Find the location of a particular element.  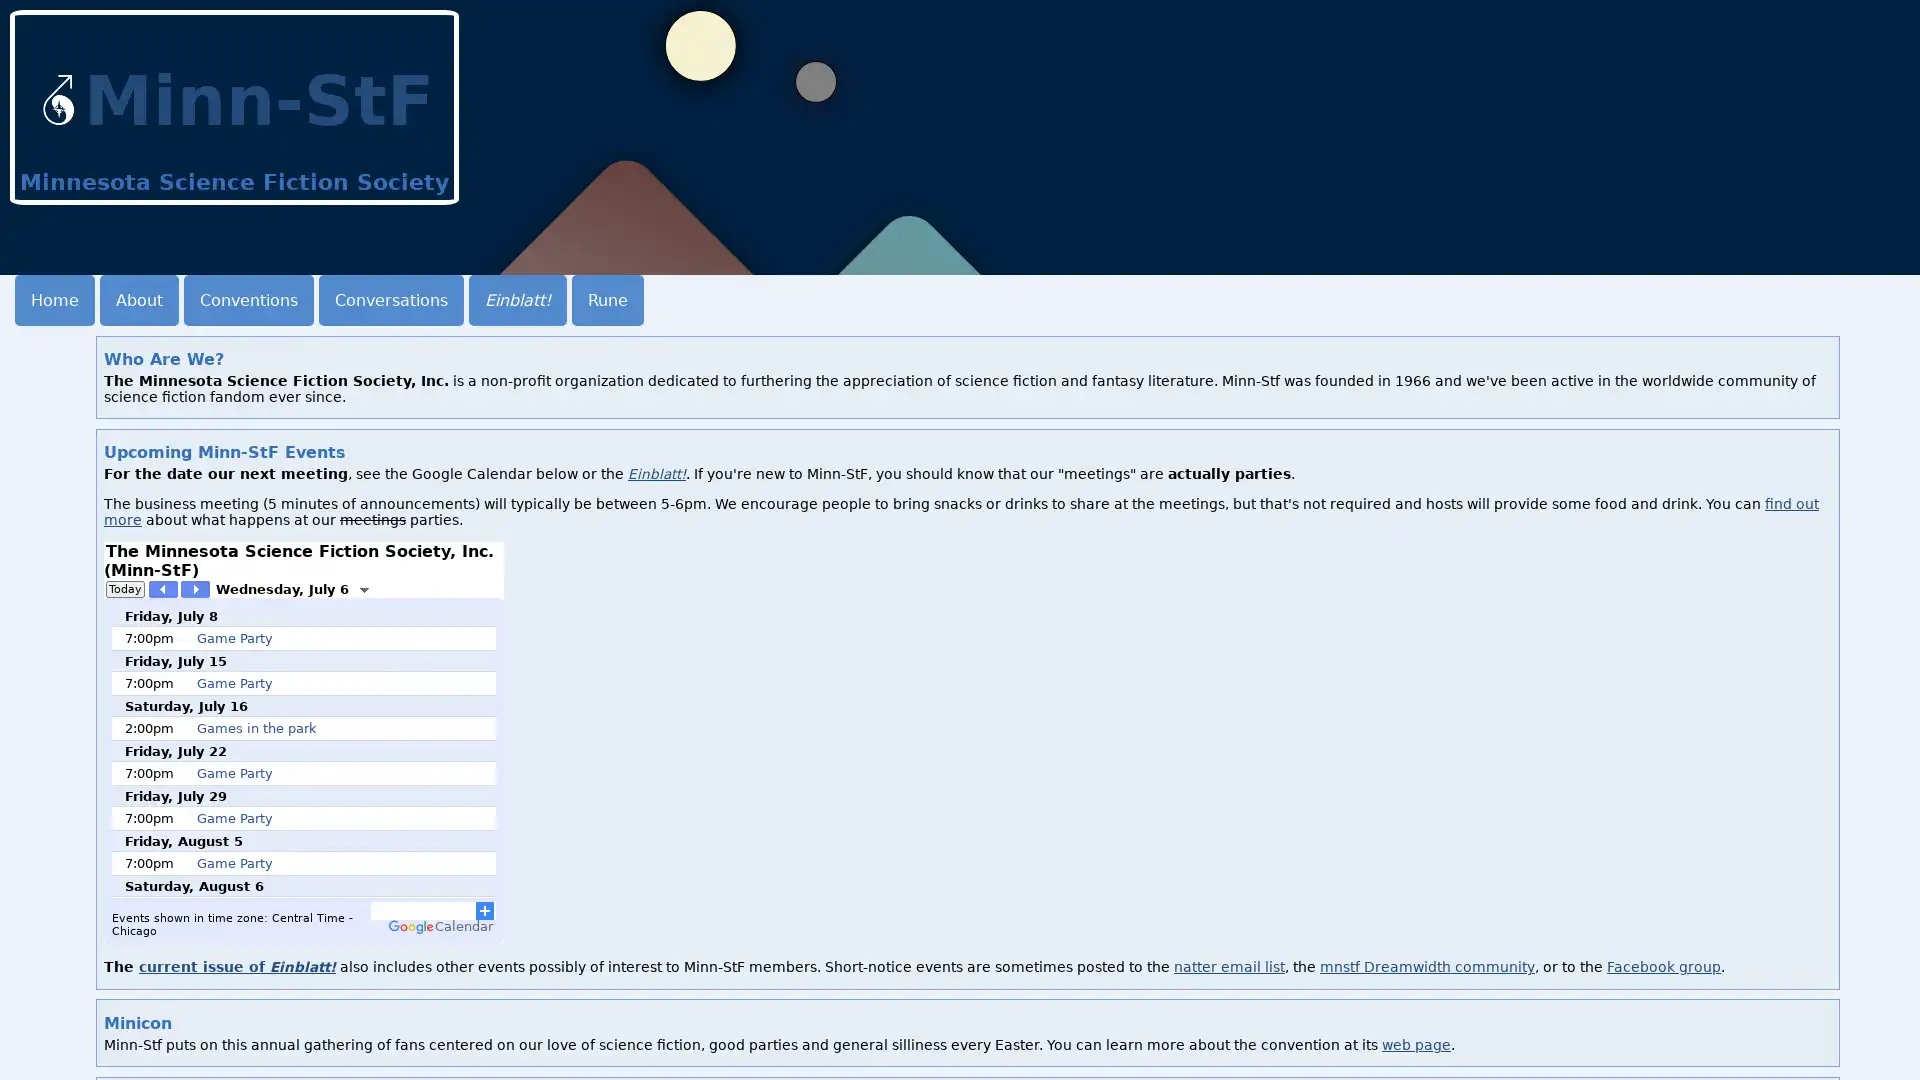

Conventions is located at coordinates (248, 300).